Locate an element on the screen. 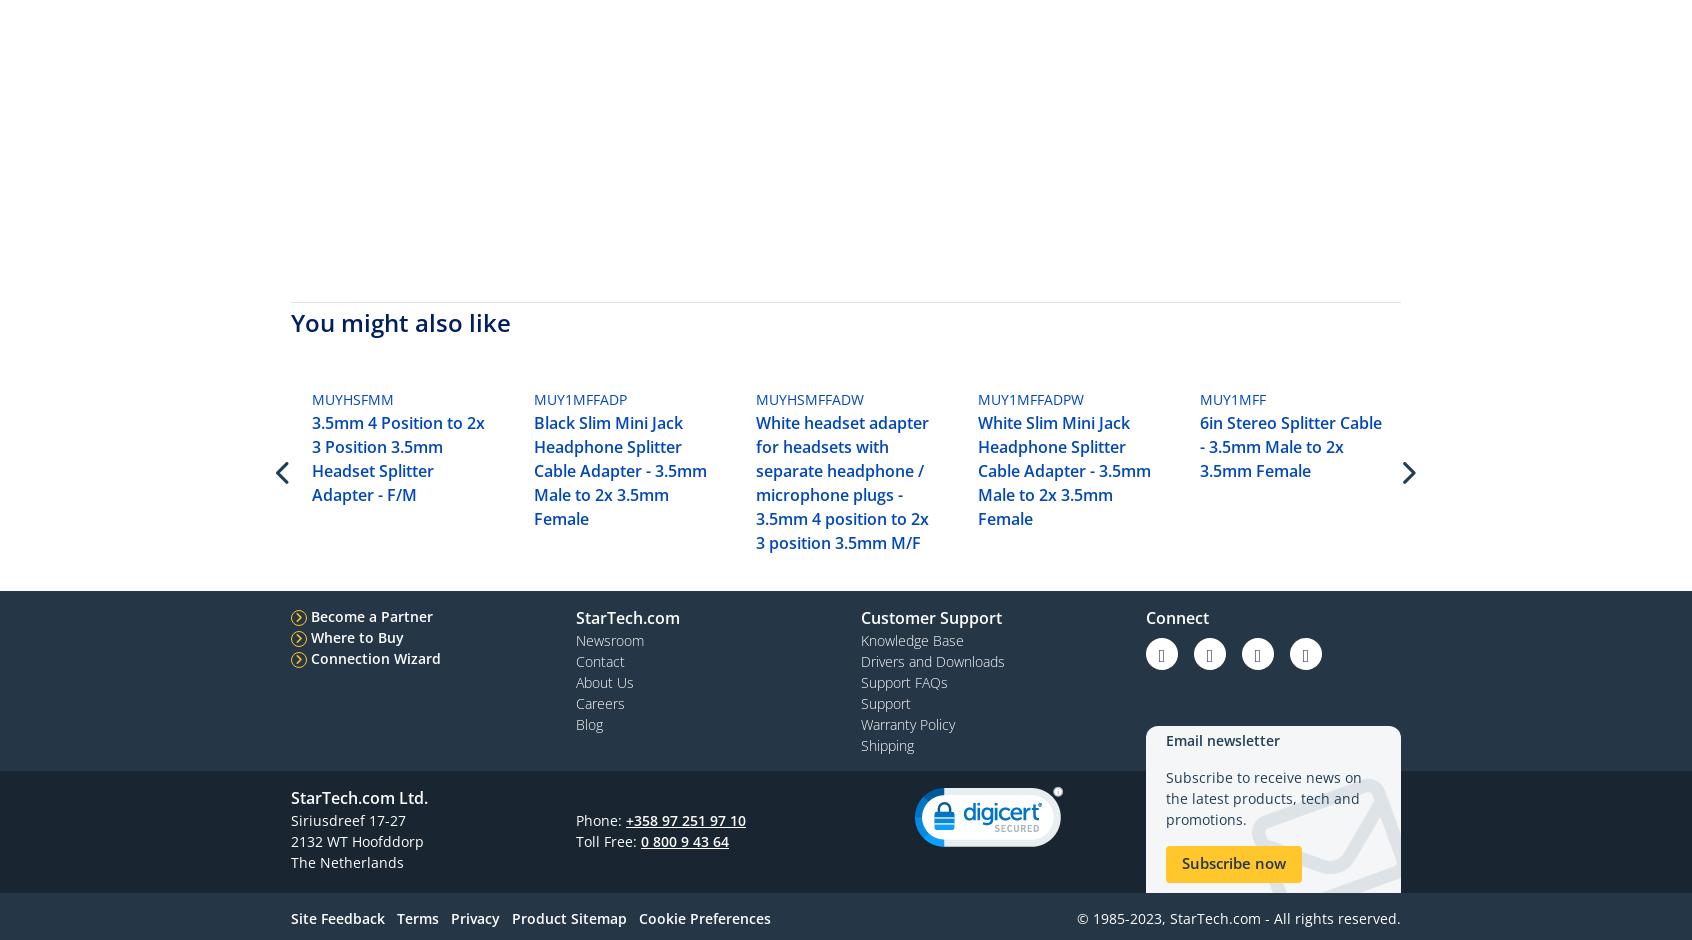 The width and height of the screenshot is (1692, 940). '3.5mm 4 Position to 2x 3 Position 3.5mm Headset Splitter Adapter - F/M' is located at coordinates (398, 456).